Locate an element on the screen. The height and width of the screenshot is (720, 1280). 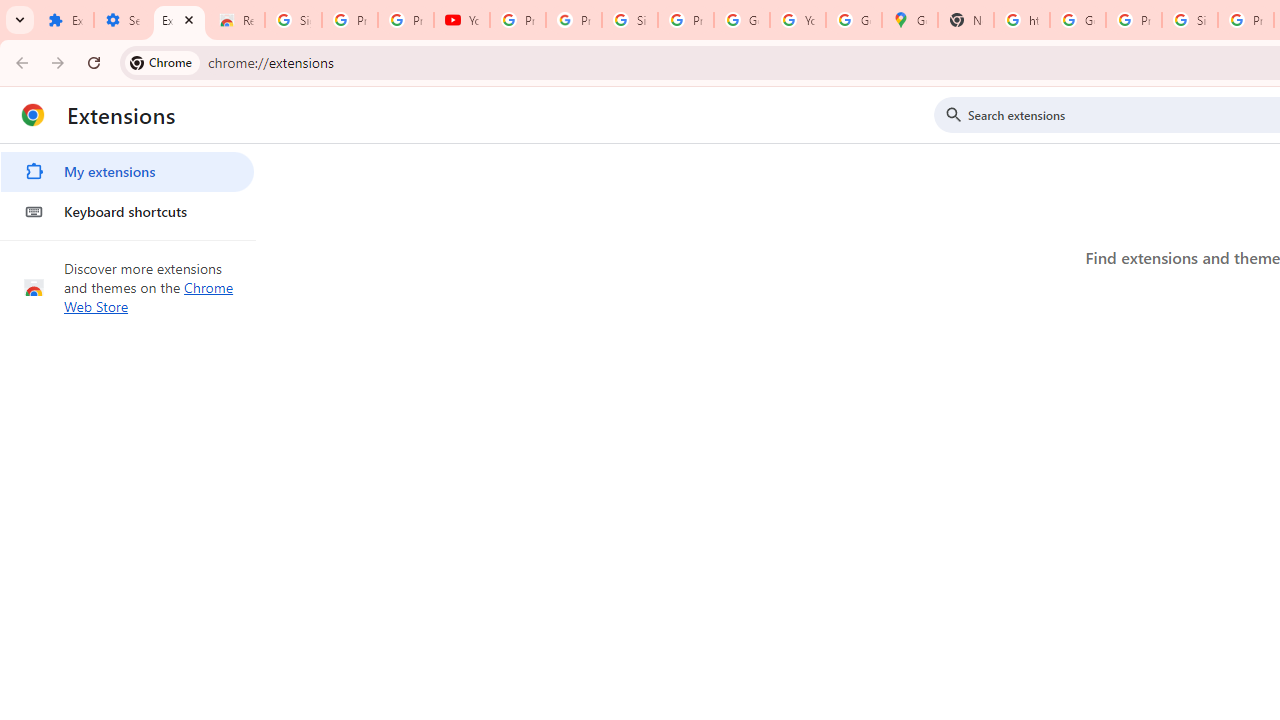
'Extensions' is located at coordinates (179, 20).